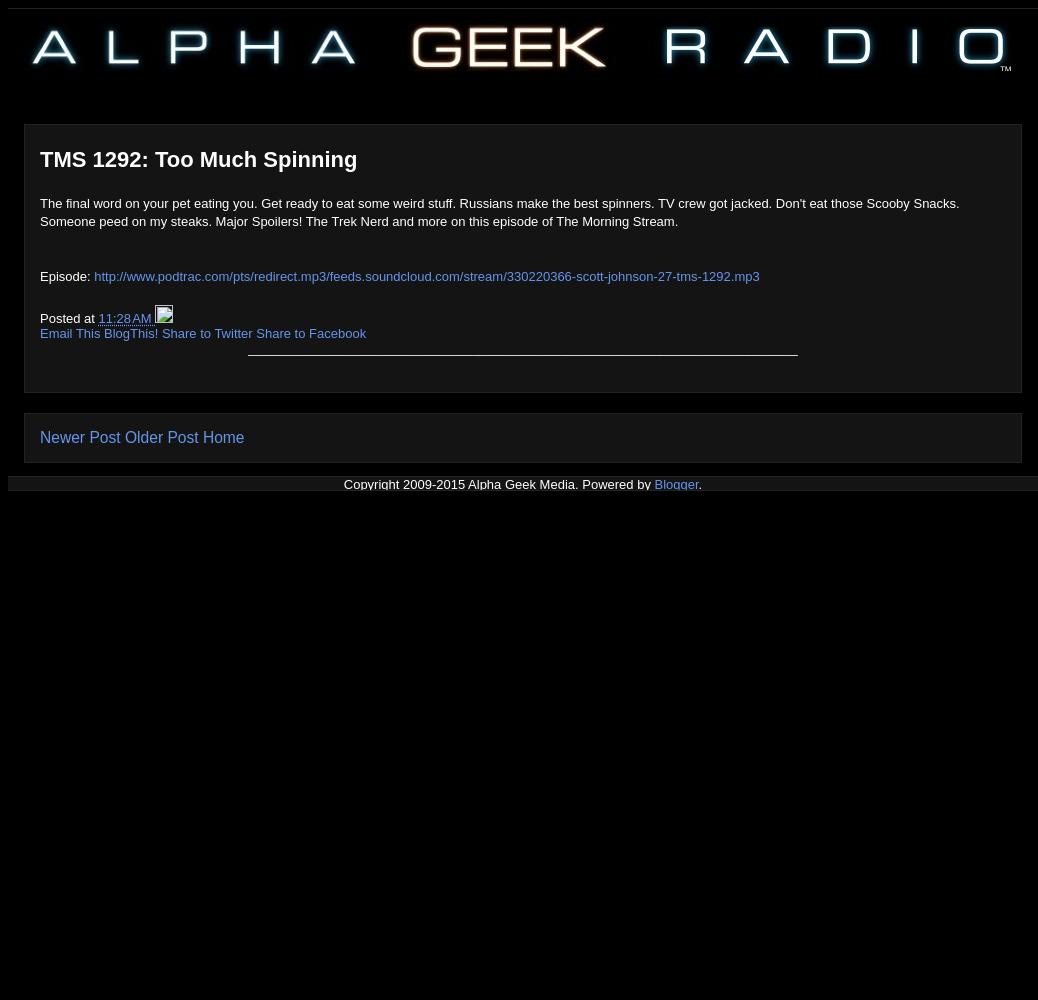 The height and width of the screenshot is (1000, 1038). I want to click on 'Home', so click(221, 437).